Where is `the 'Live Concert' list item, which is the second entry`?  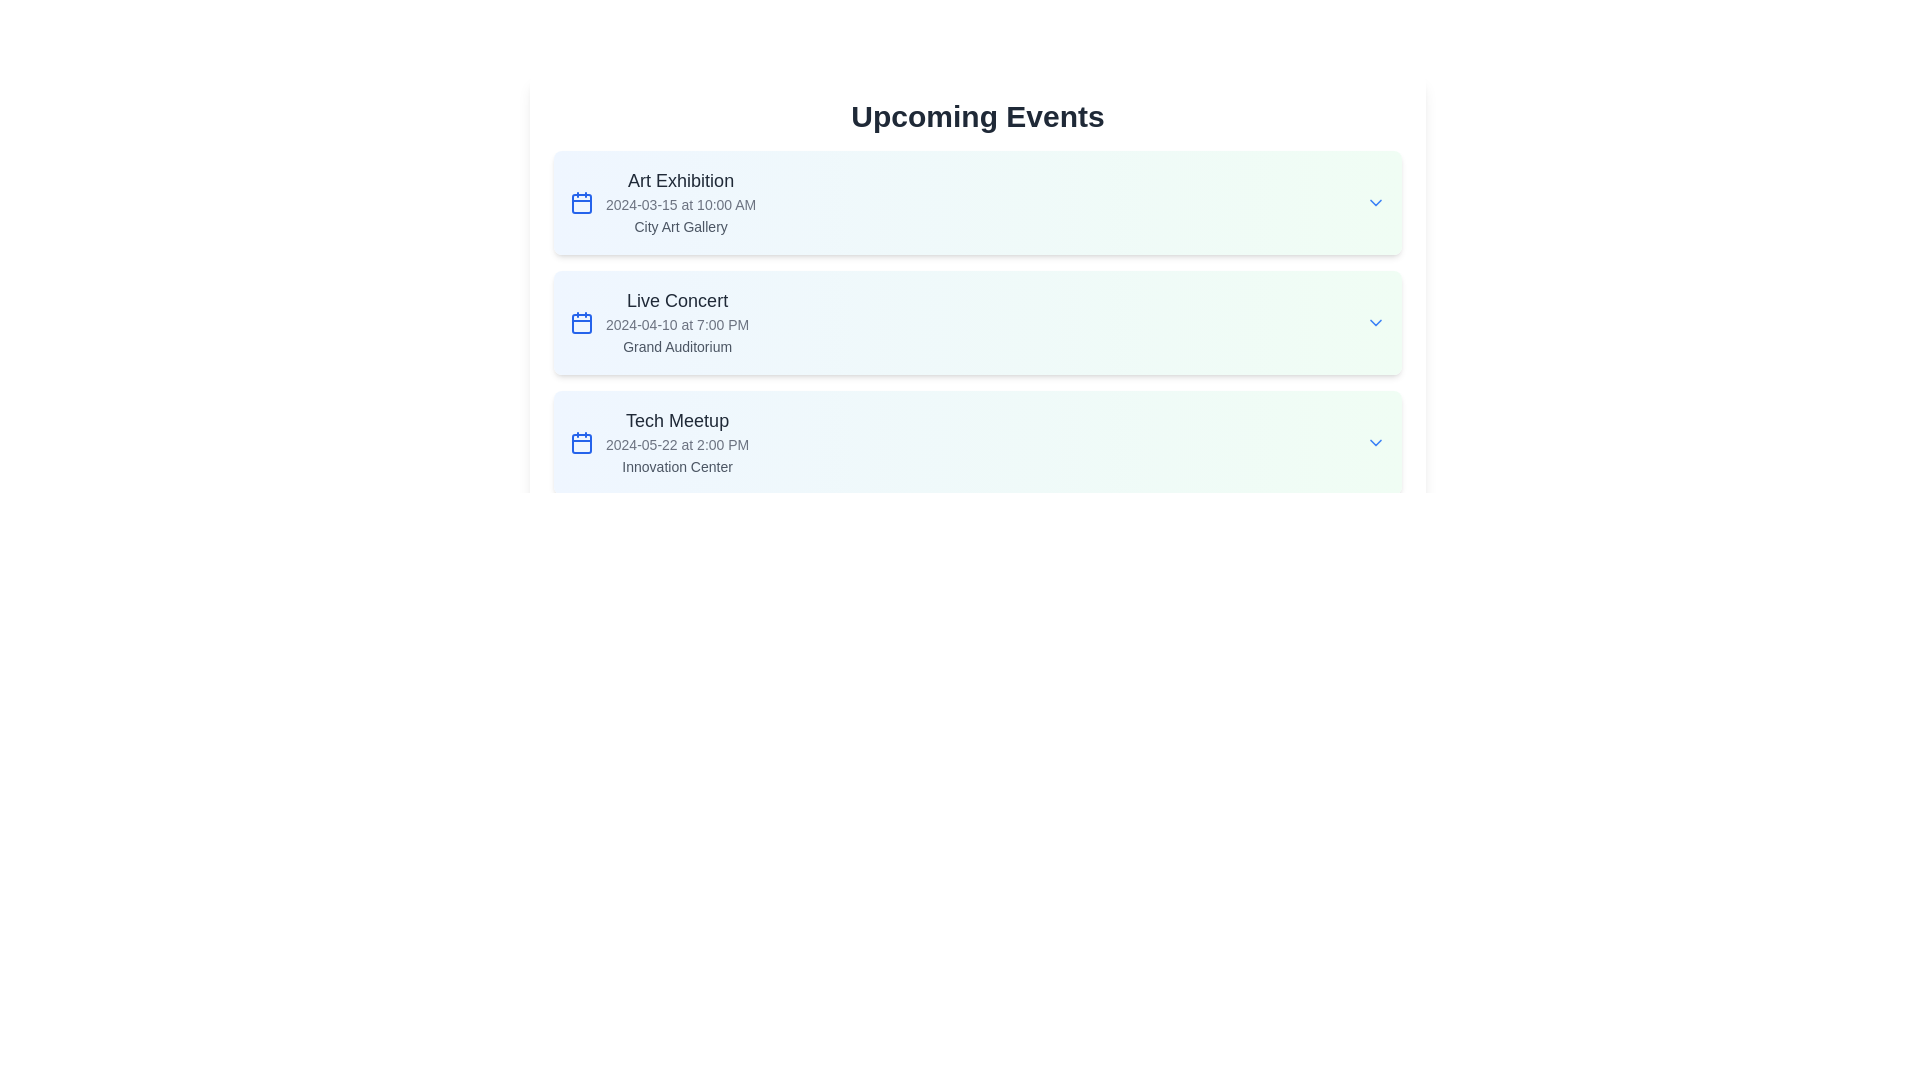
the 'Live Concert' list item, which is the second entry is located at coordinates (978, 322).